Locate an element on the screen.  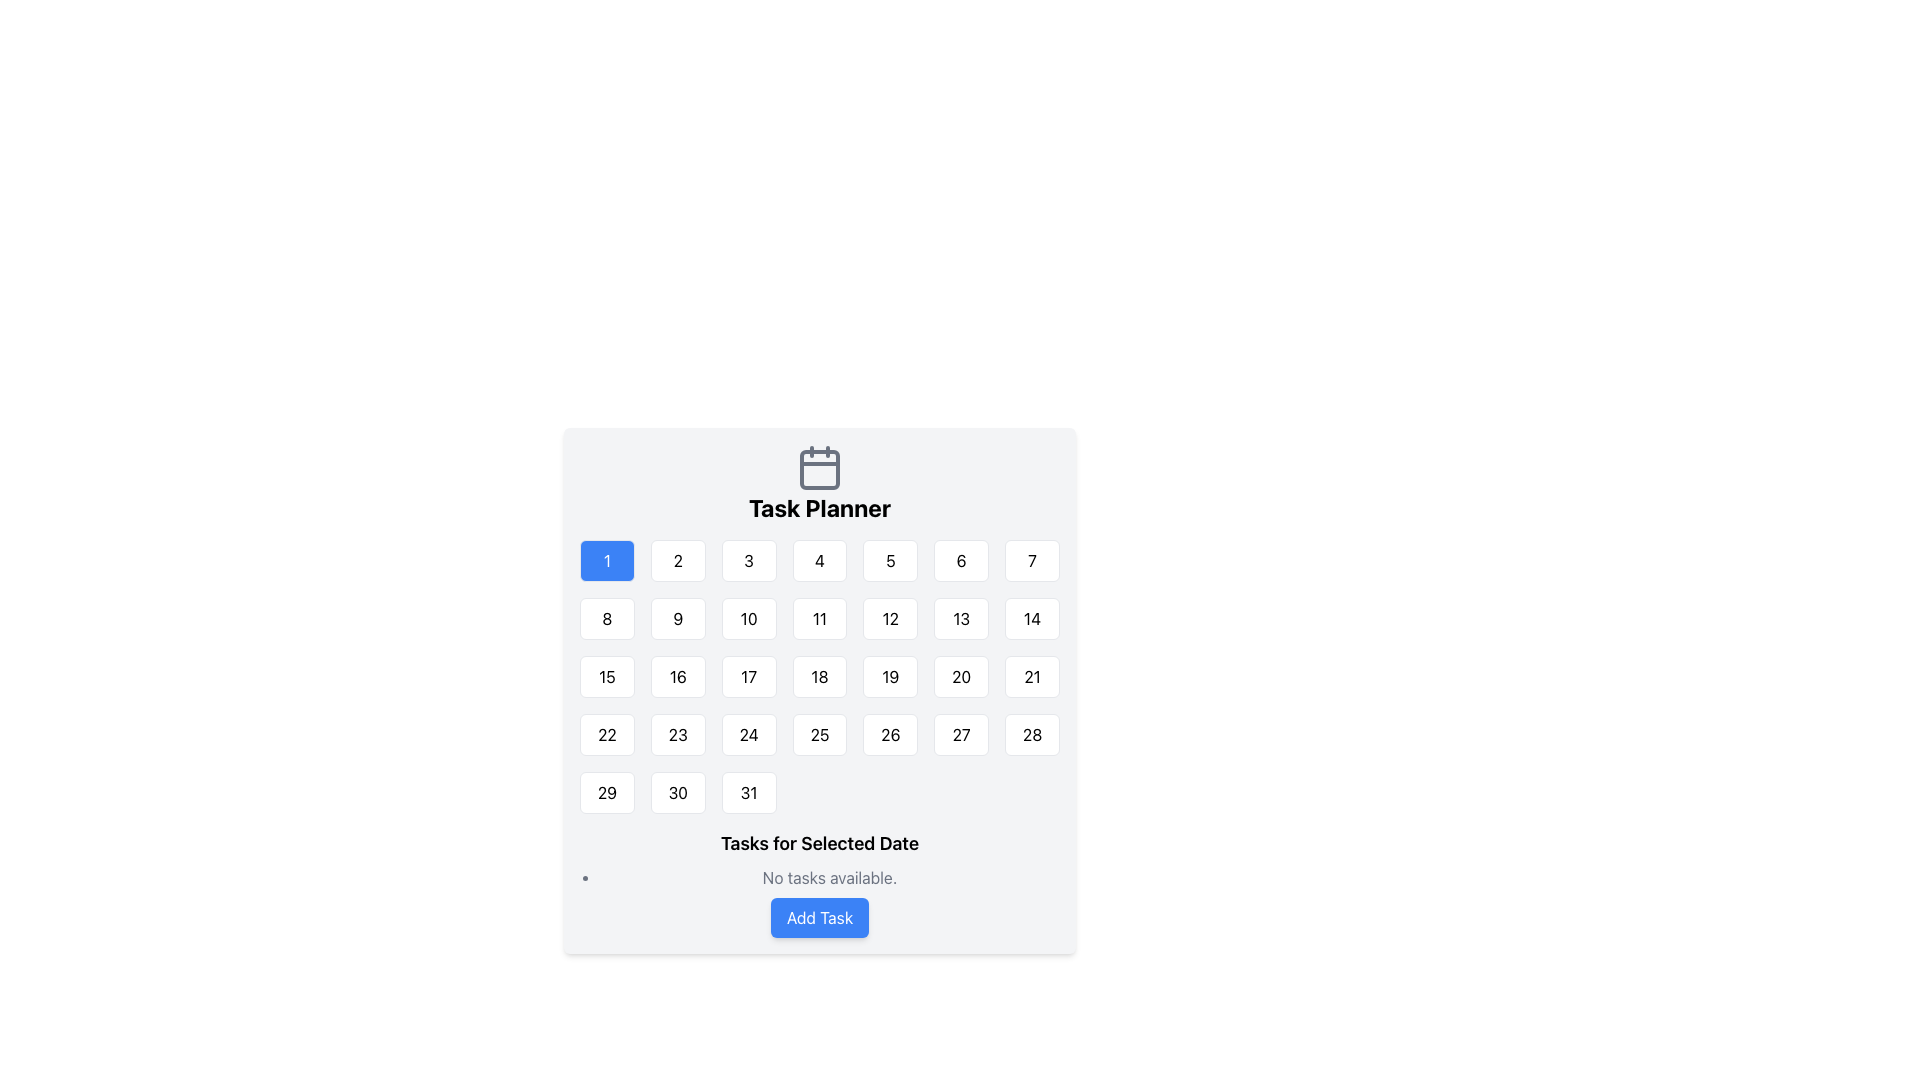
the button displaying '10' in the calendar interface is located at coordinates (748, 617).